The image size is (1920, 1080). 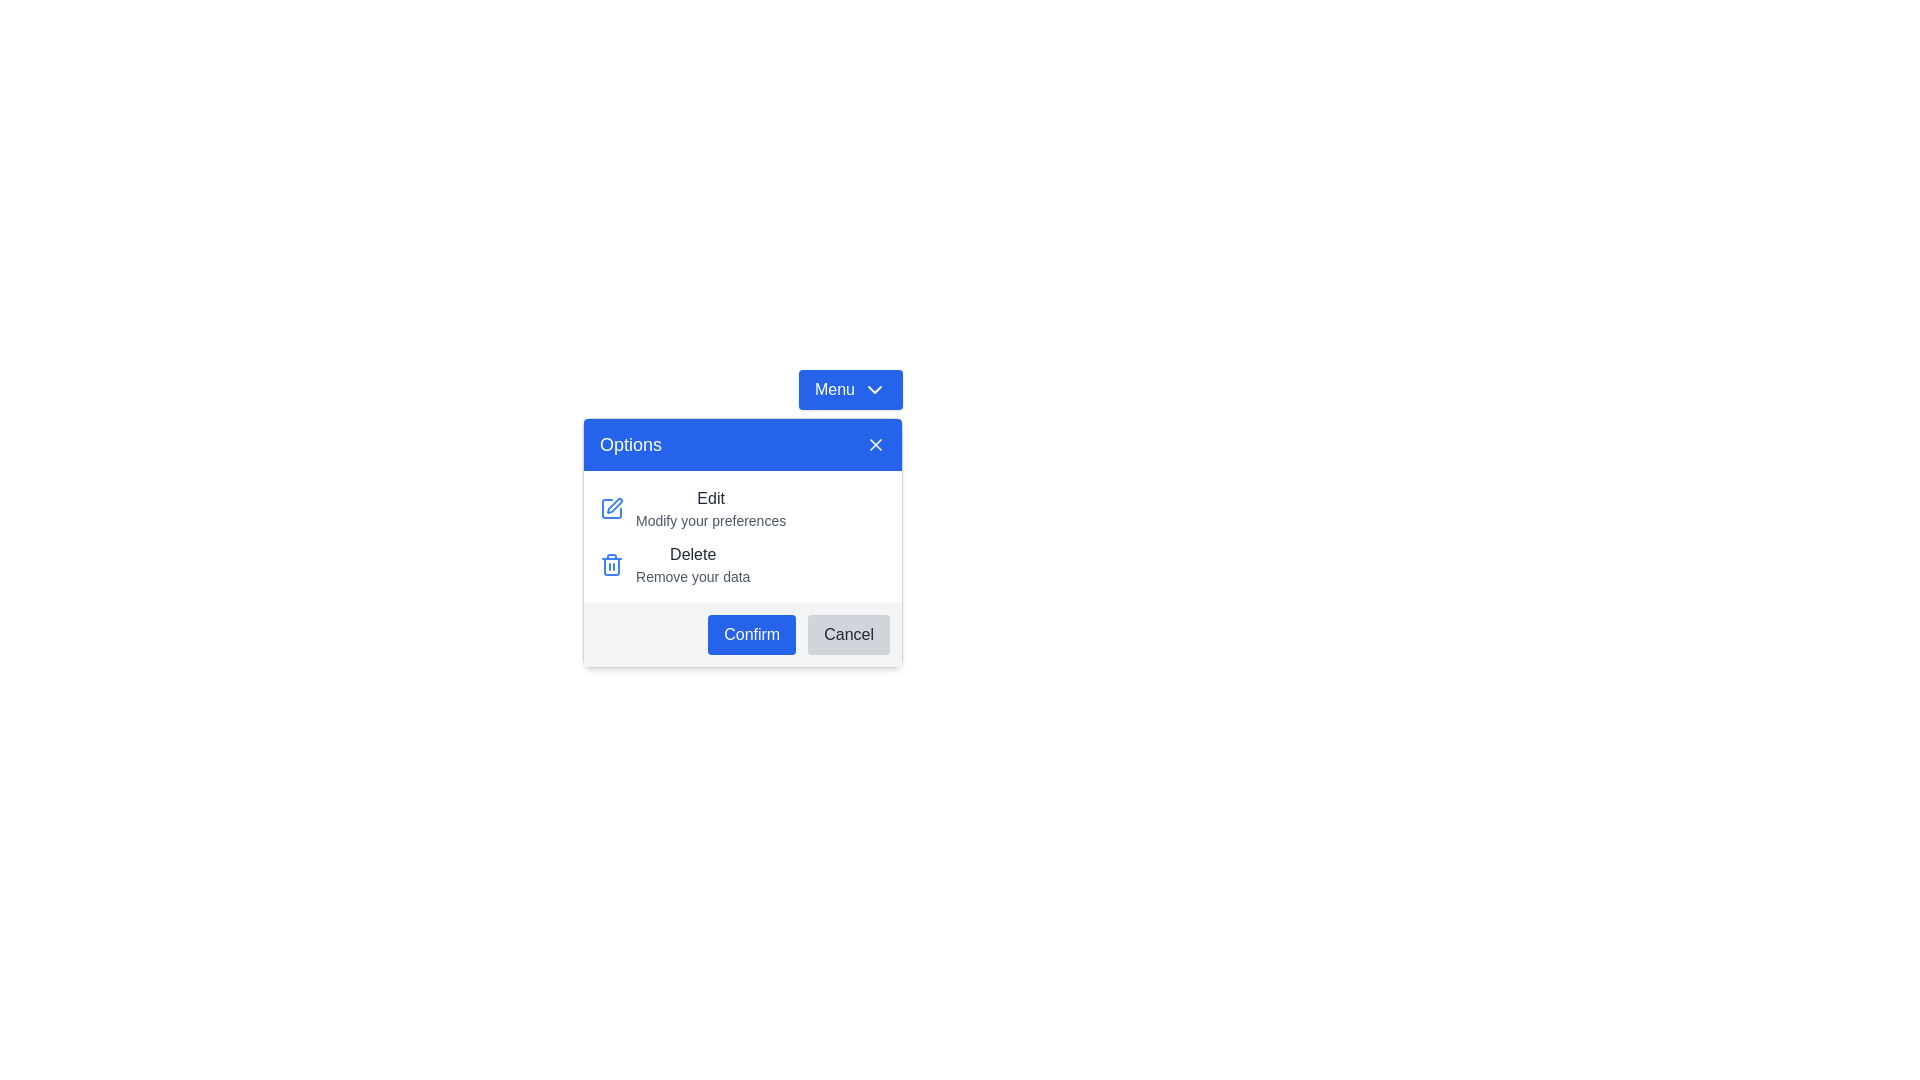 I want to click on the Text label that describes the deletion function in the modal interface titled 'Options', which is the second item in the vertical list of options, so click(x=693, y=564).